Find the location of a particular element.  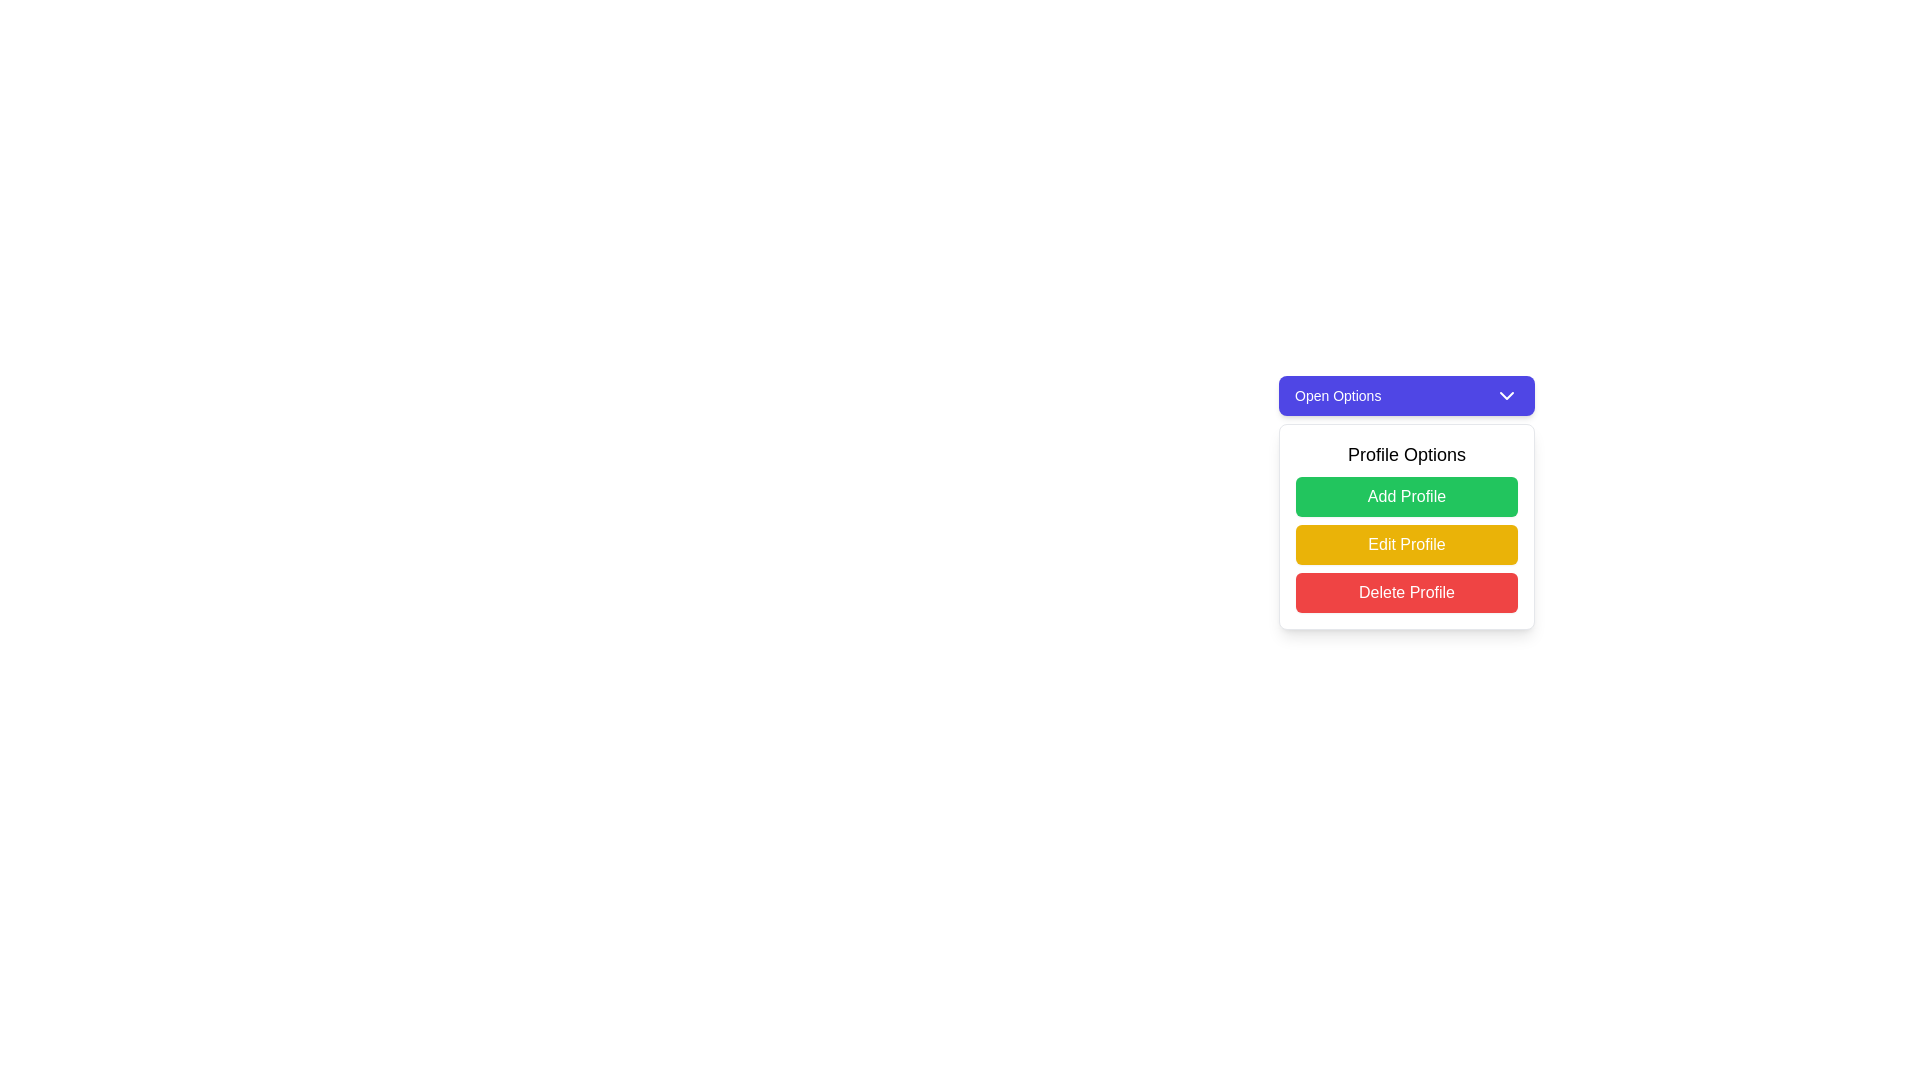

the green 'Add Profile' button located below the 'Profile Options' heading in the dropdown menu is located at coordinates (1405, 496).